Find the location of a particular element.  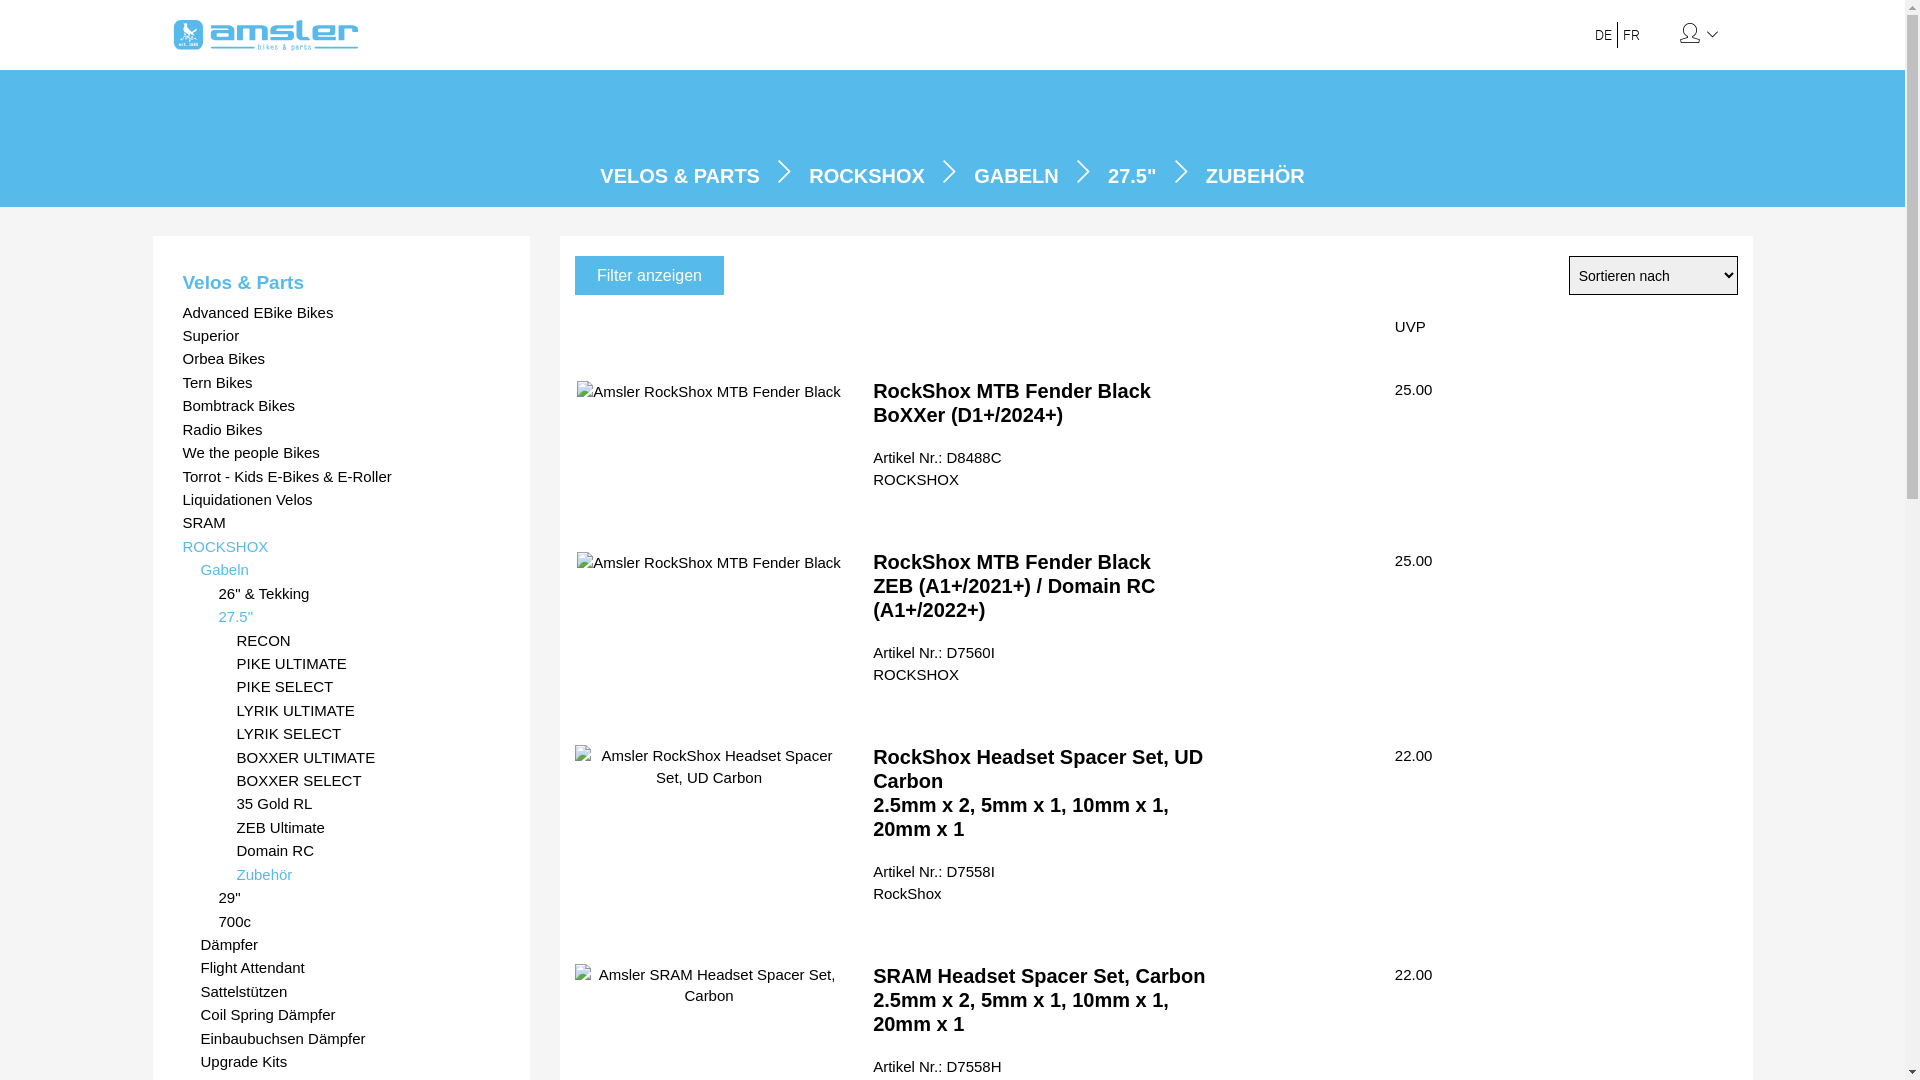

'Artikel Nr.: D7560I is located at coordinates (873, 663).